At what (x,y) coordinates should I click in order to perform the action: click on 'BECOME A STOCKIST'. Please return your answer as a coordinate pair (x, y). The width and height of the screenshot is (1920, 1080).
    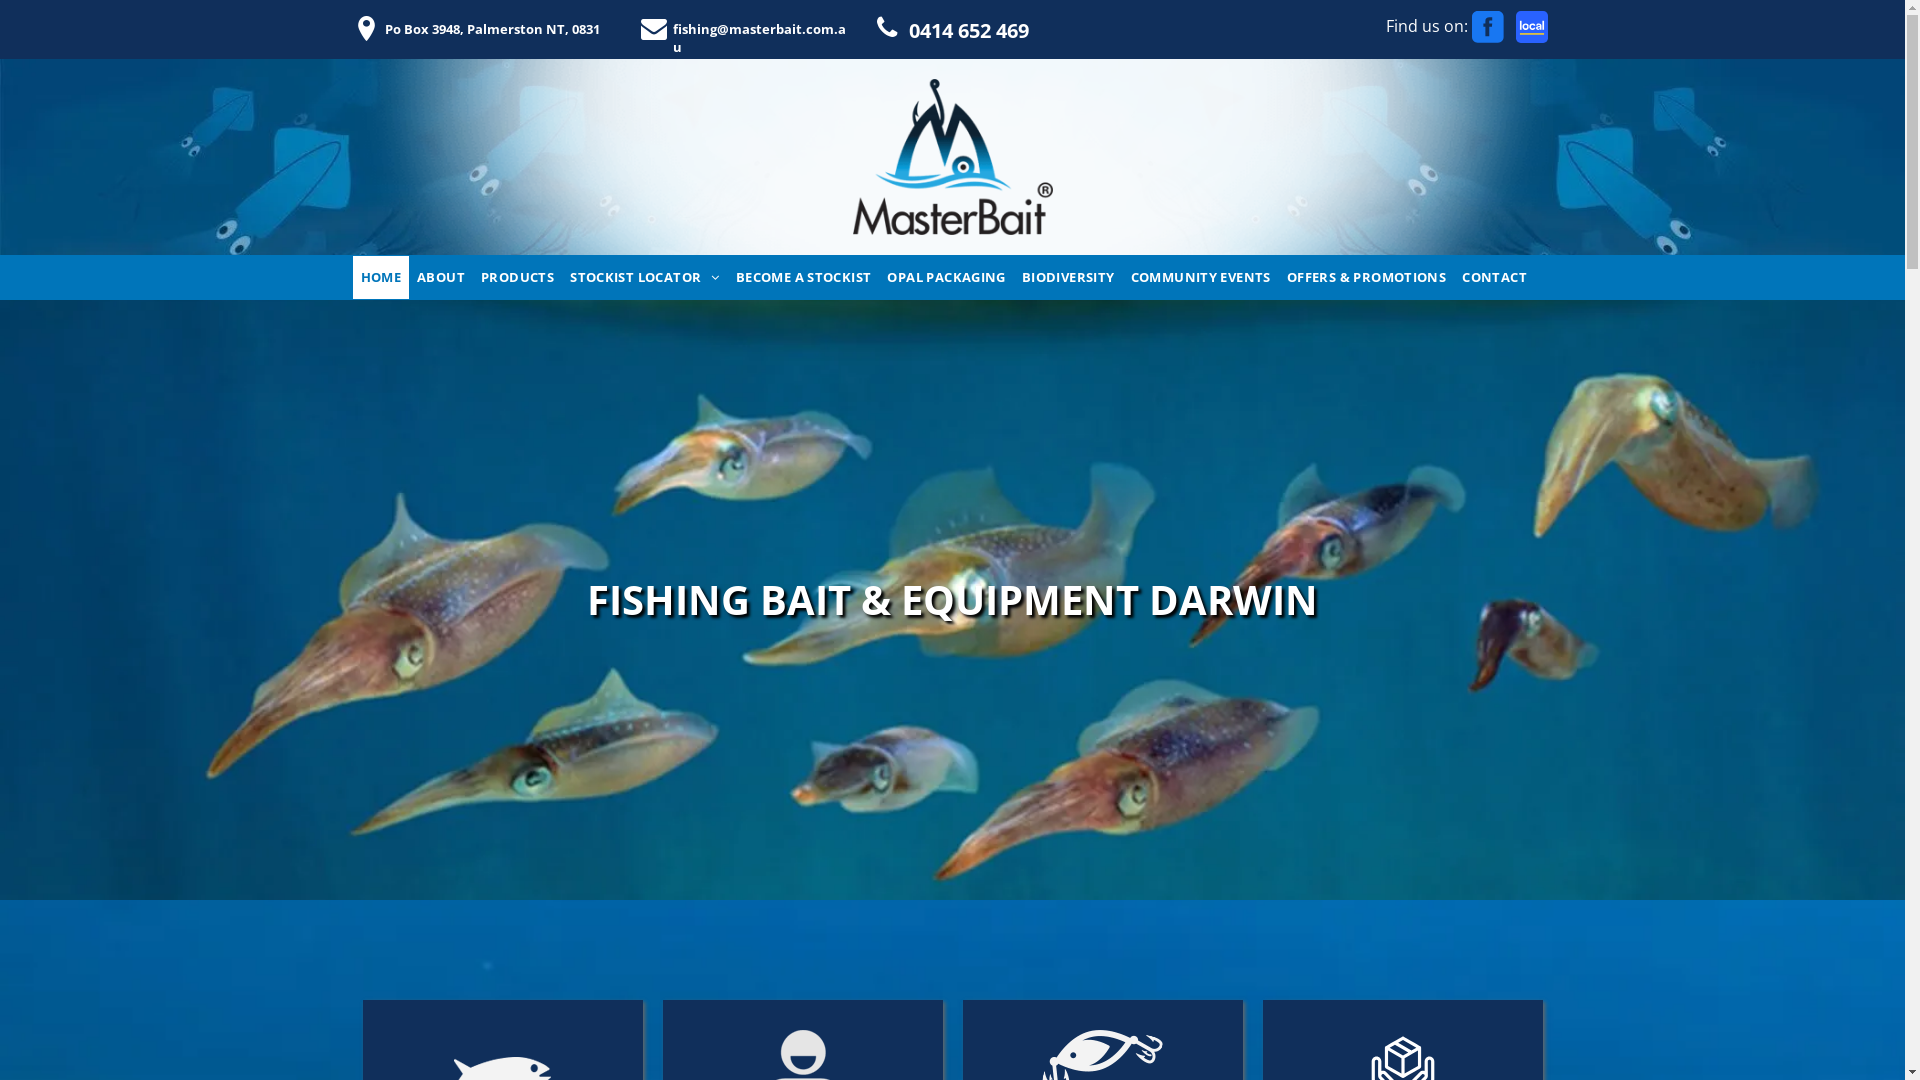
    Looking at the image, I should click on (803, 277).